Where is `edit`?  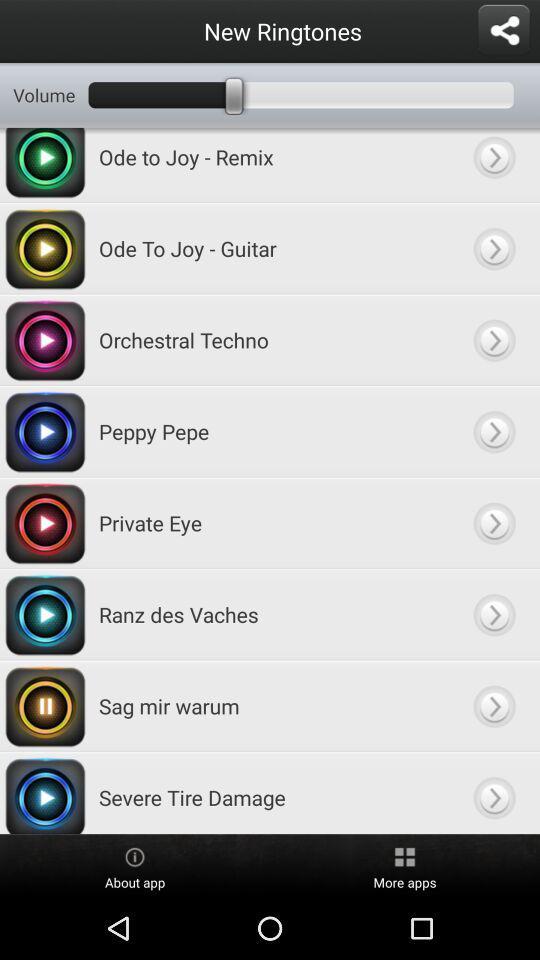 edit is located at coordinates (493, 340).